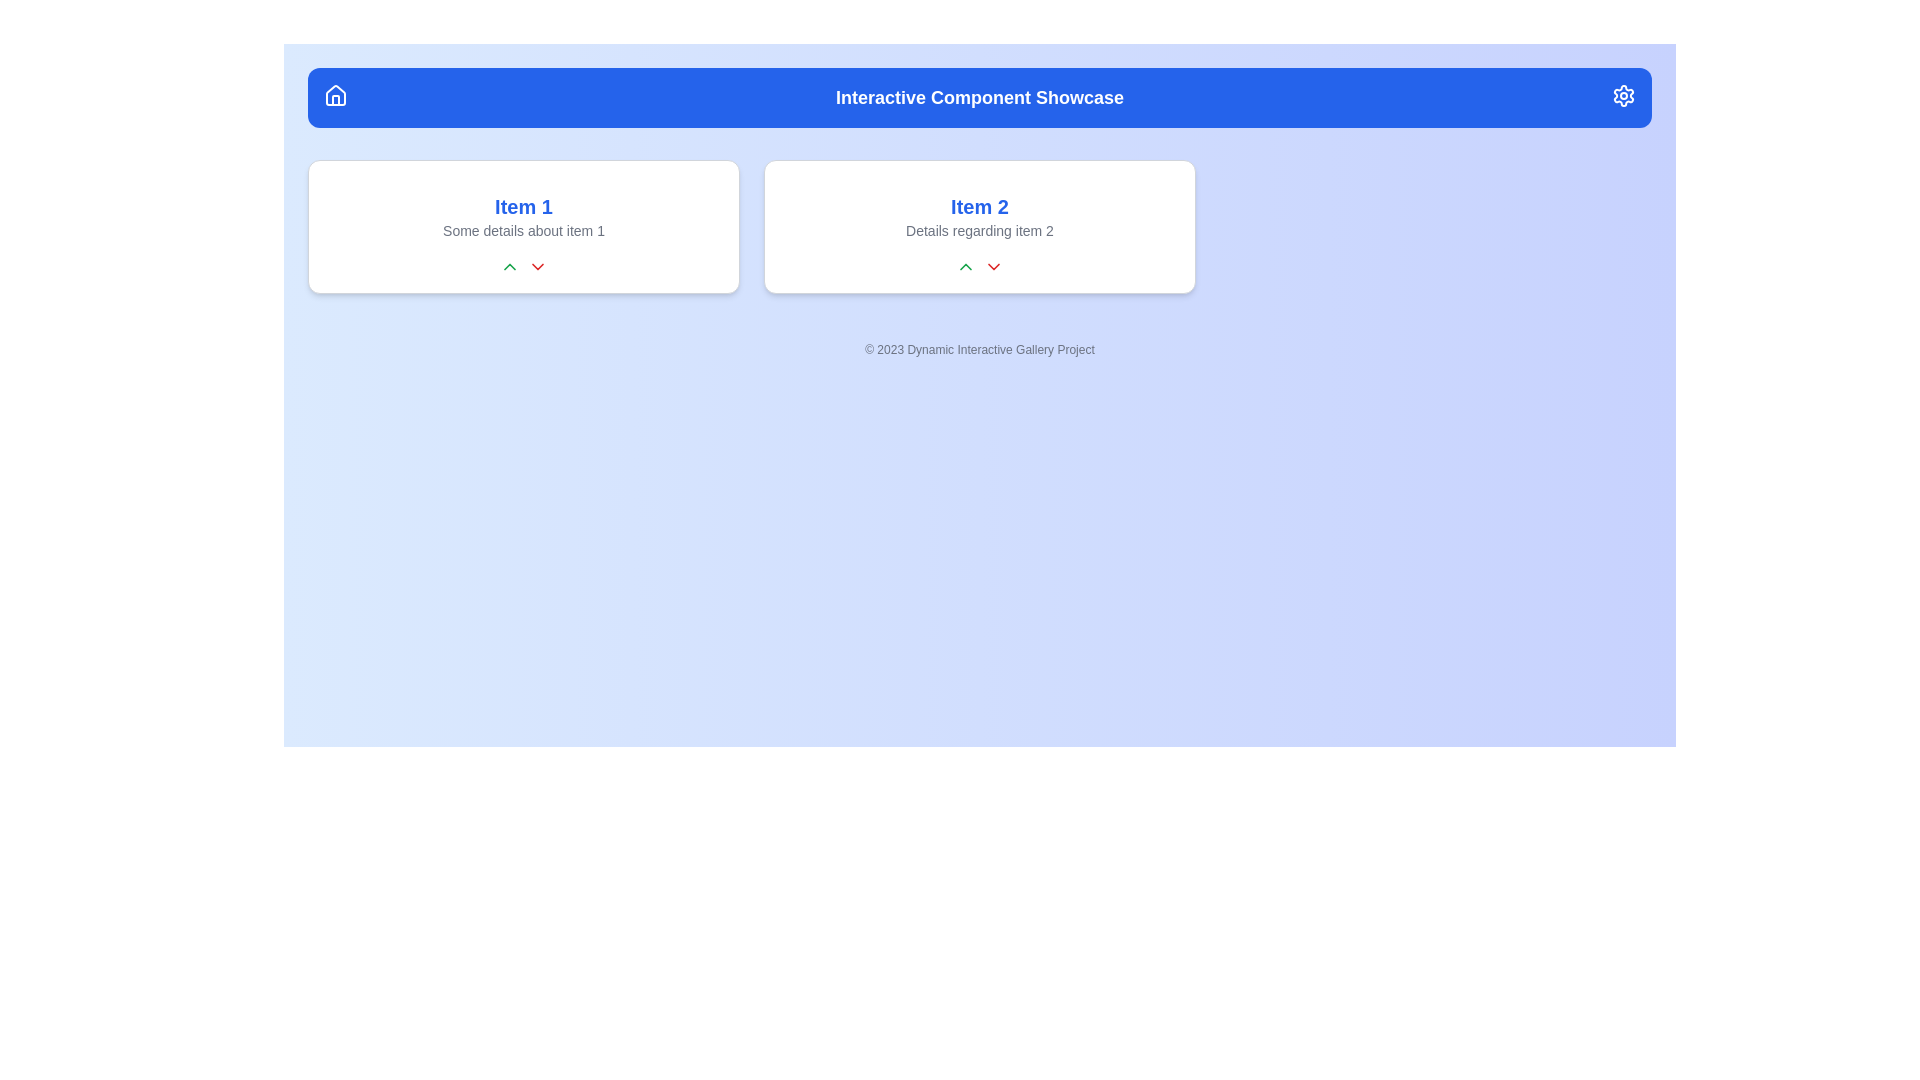  What do you see at coordinates (537, 265) in the screenshot?
I see `the Icon Button located under 'Item 1'` at bounding box center [537, 265].